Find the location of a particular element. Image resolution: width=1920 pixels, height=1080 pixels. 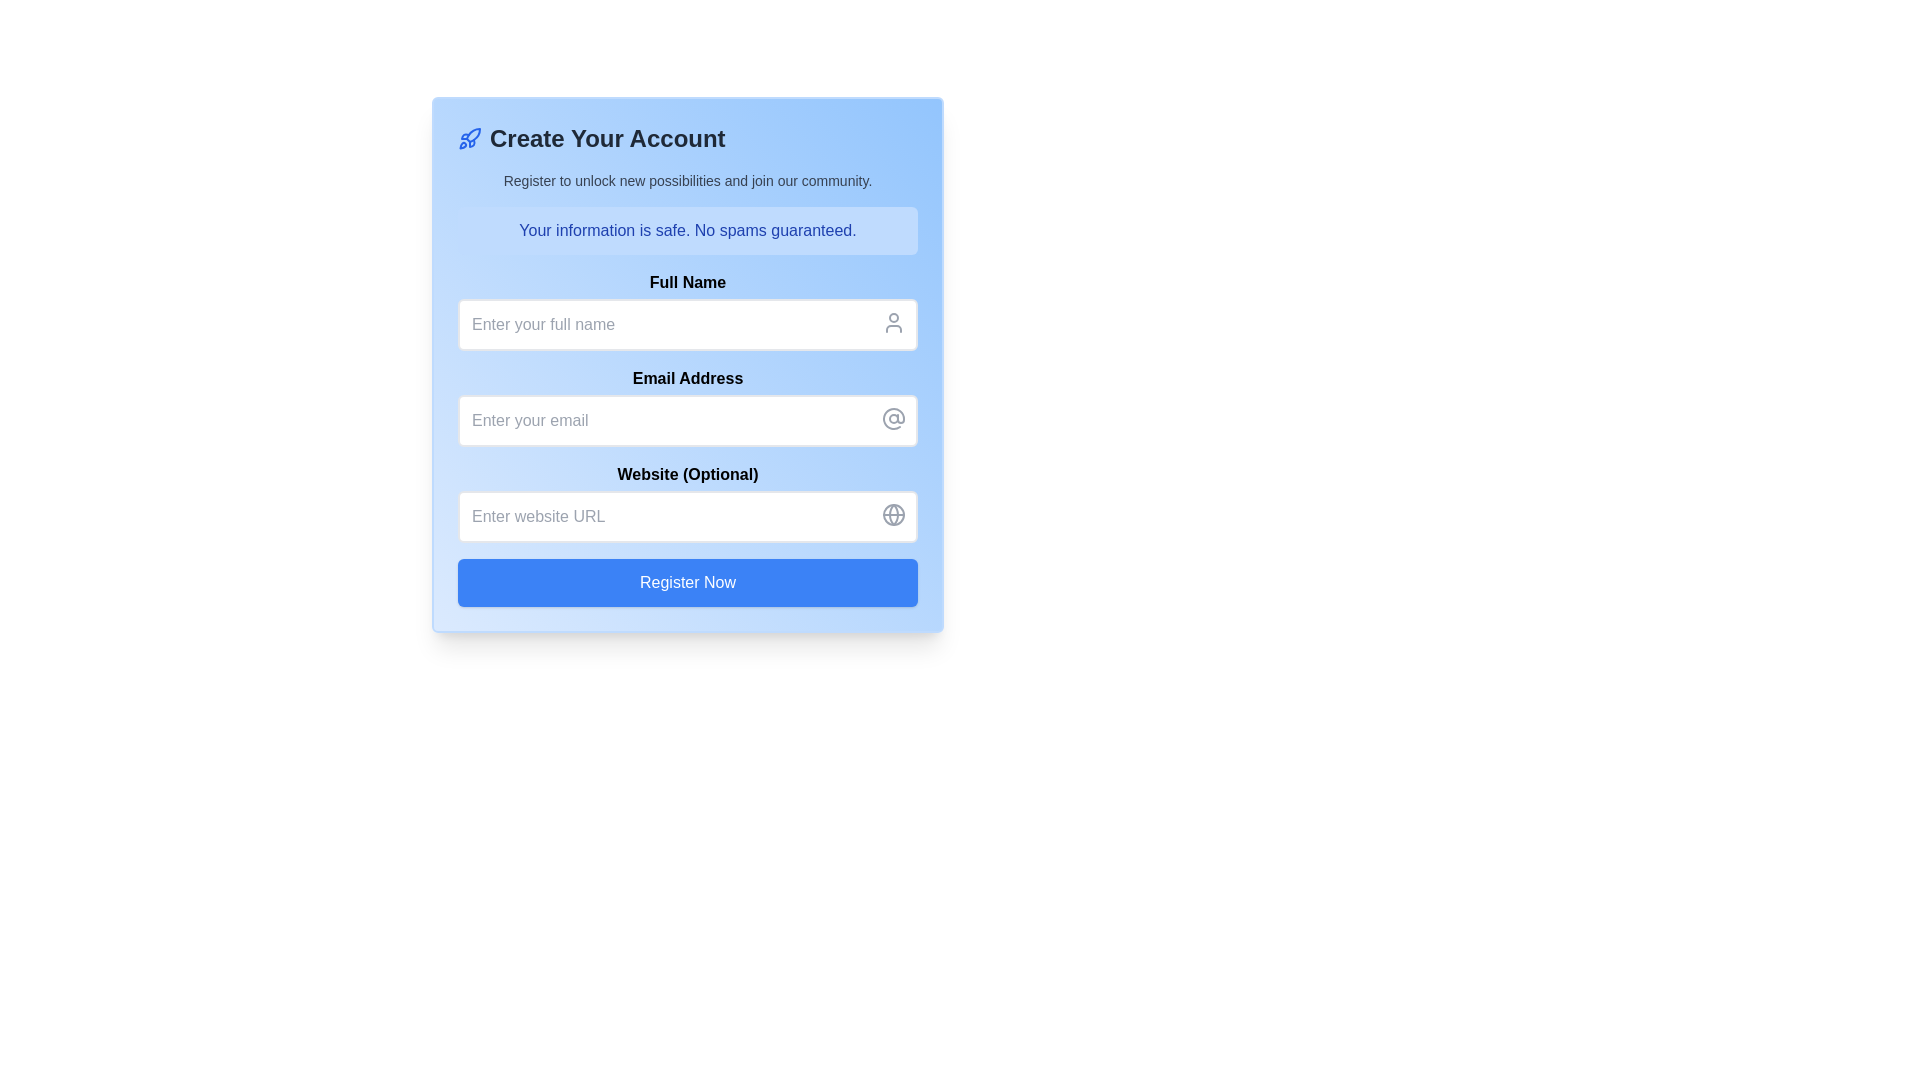

the '@' icon located within the 'Email Address' input field, which is styled with a gray color and has a circular design resembling the standard 'at-sign' is located at coordinates (892, 418).